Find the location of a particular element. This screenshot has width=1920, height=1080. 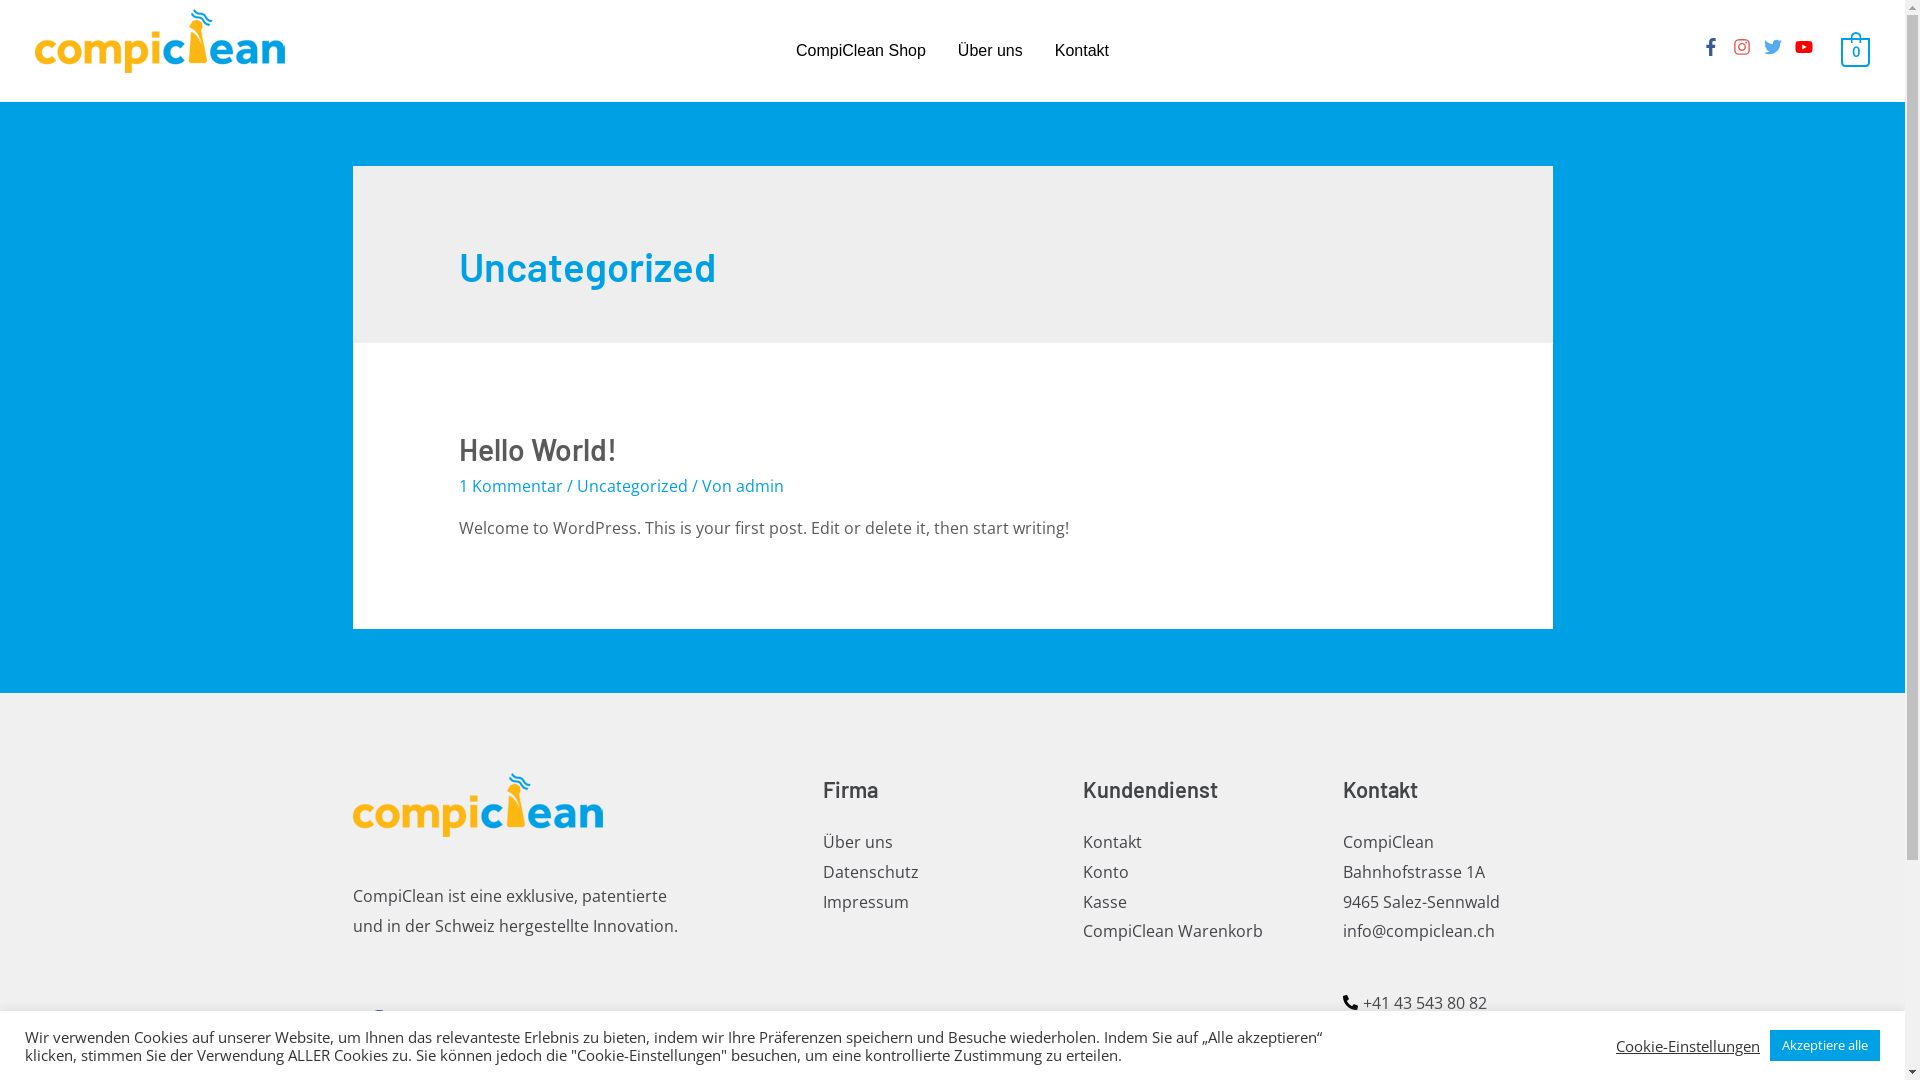

'admin' is located at coordinates (758, 486).